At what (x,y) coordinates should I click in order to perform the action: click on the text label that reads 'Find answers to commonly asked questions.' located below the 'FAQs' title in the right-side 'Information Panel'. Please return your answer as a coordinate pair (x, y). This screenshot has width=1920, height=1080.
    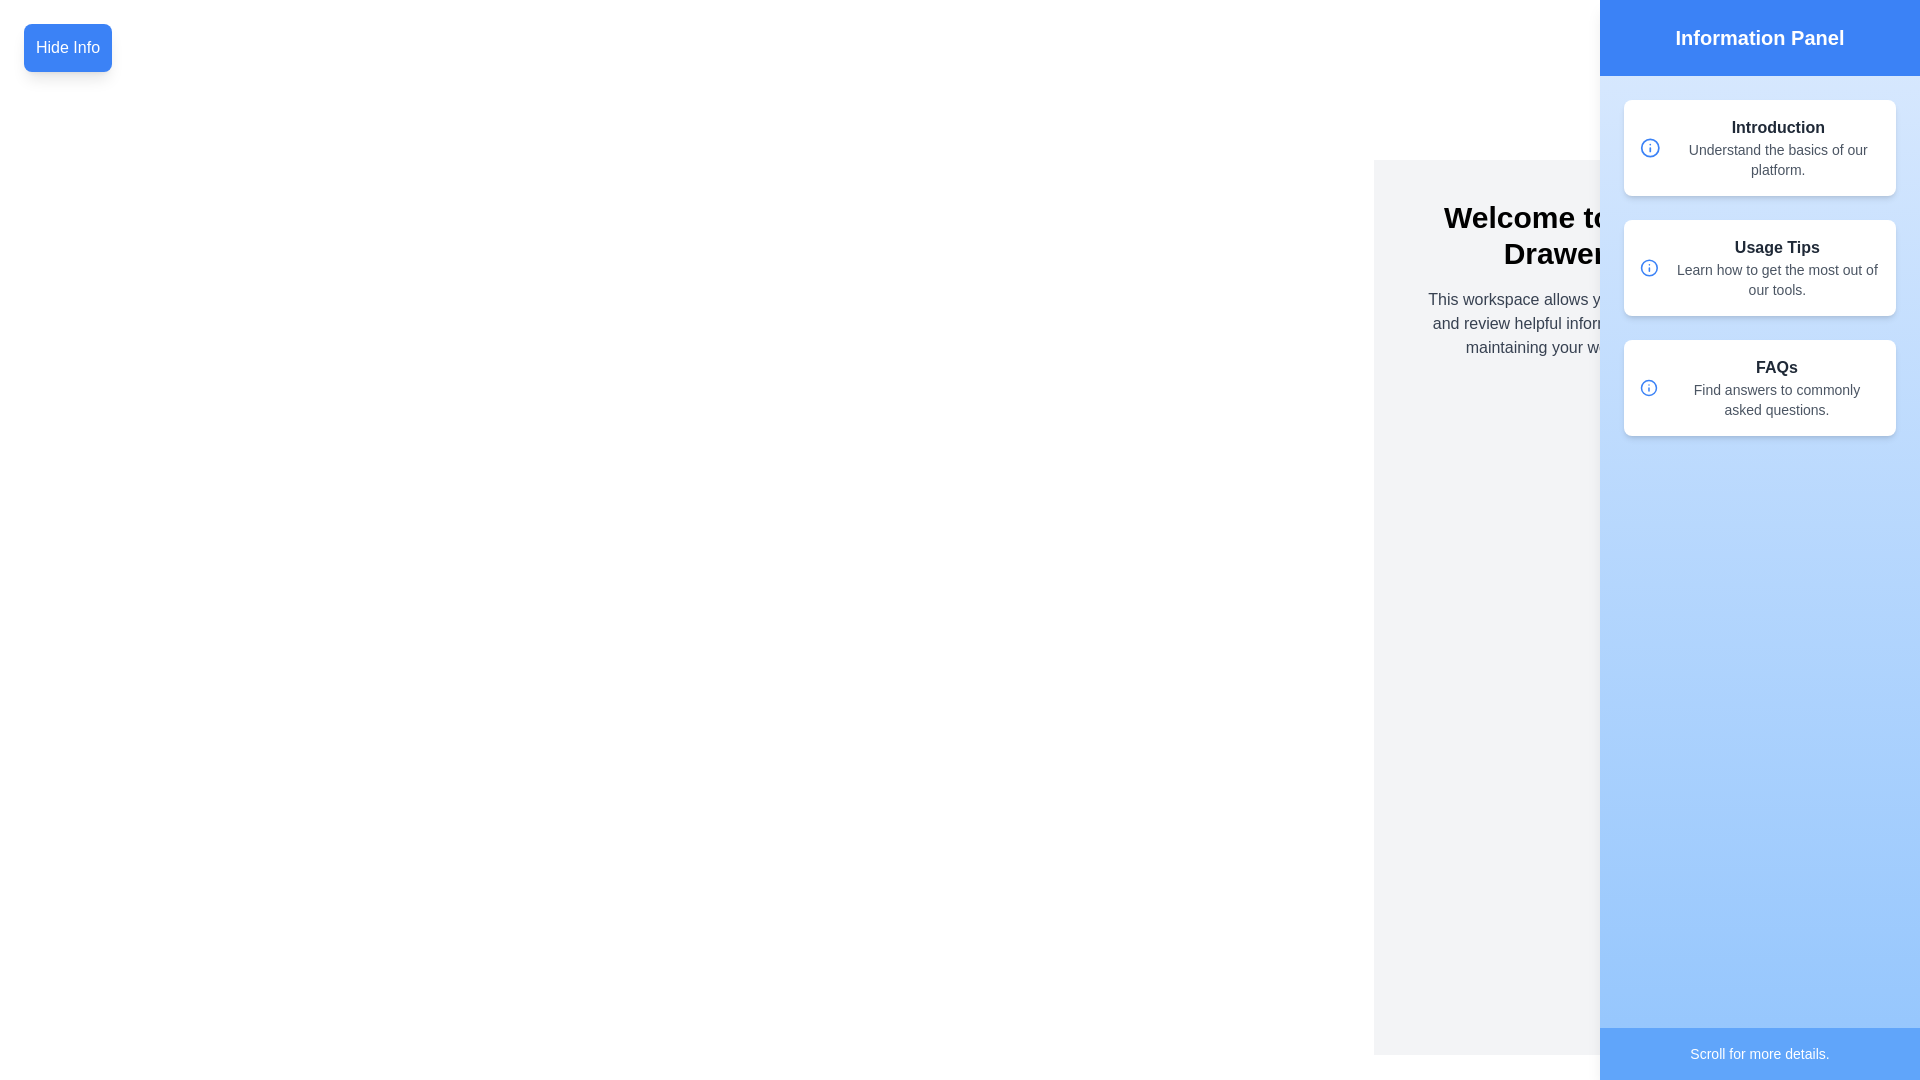
    Looking at the image, I should click on (1776, 400).